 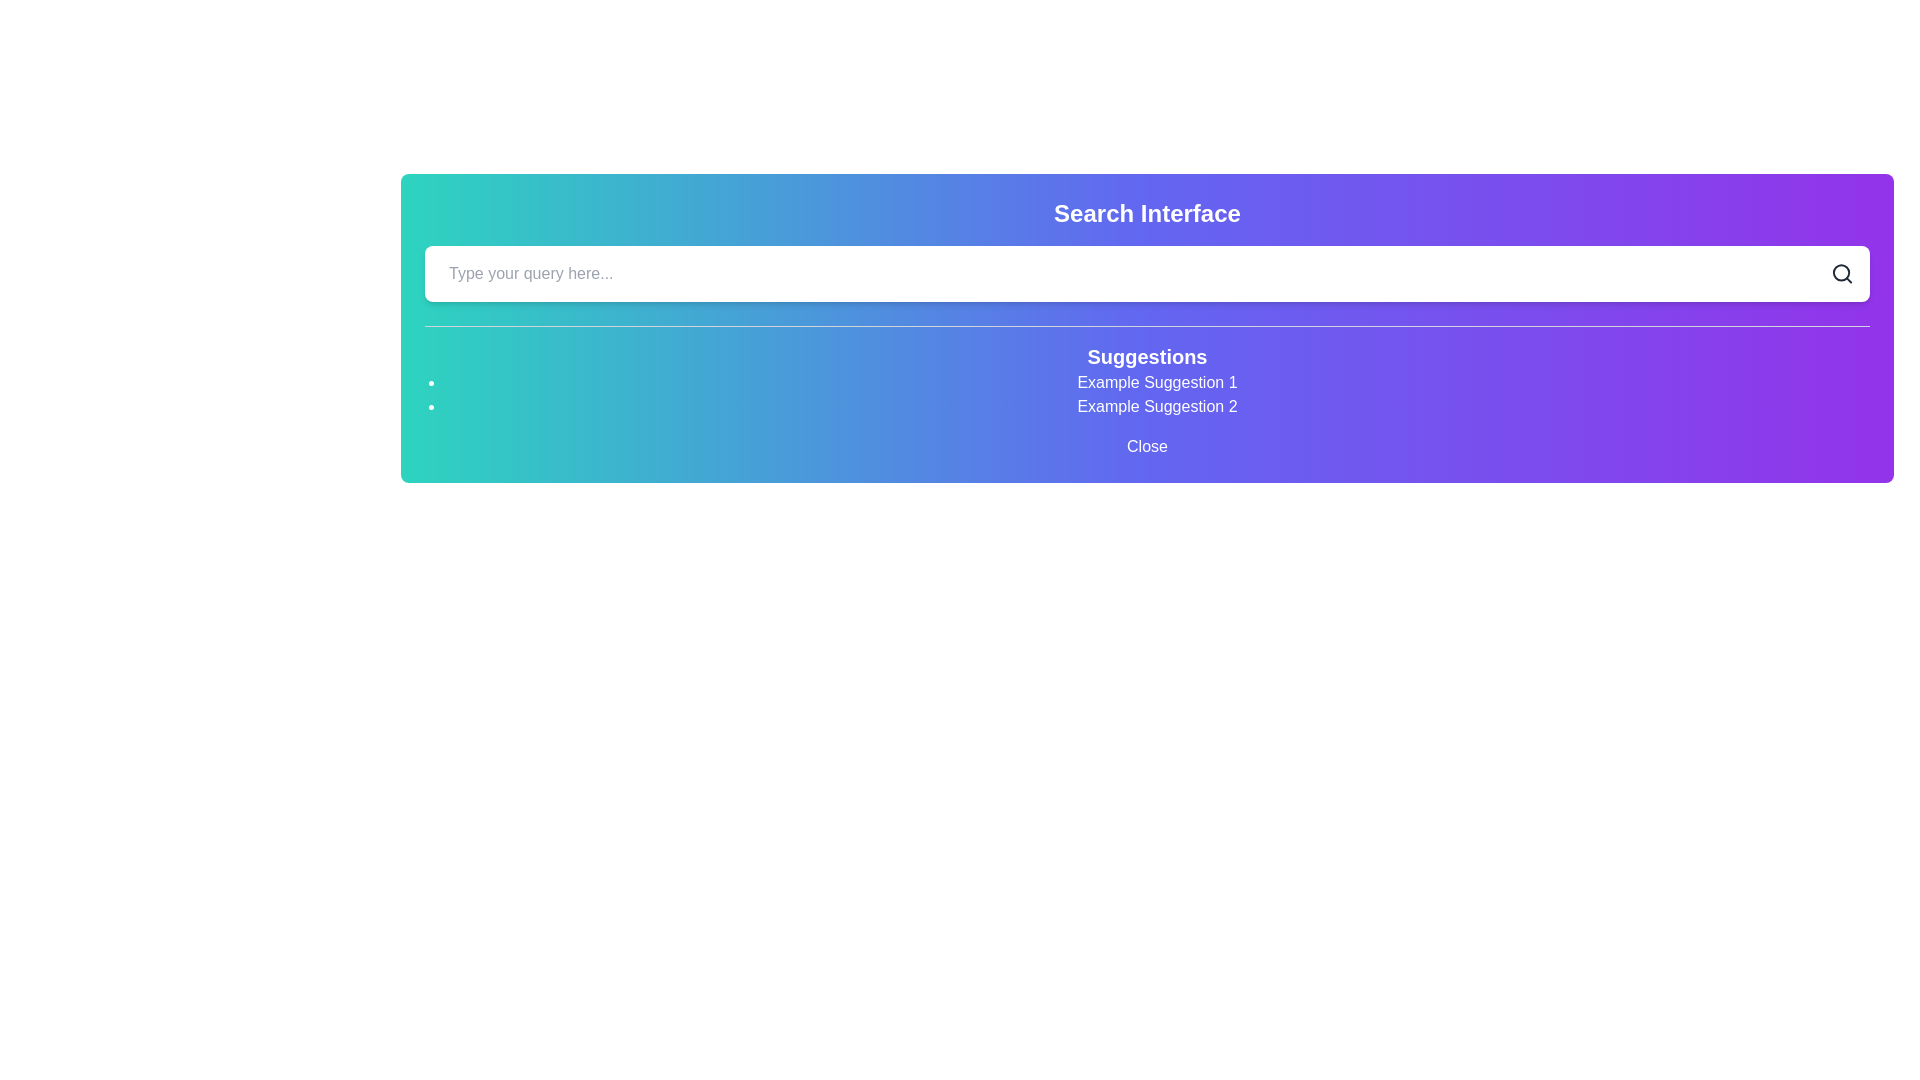 I want to click on the 'Suggestions' text label, which is bold and centered above the list of suggestions, so click(x=1147, y=356).